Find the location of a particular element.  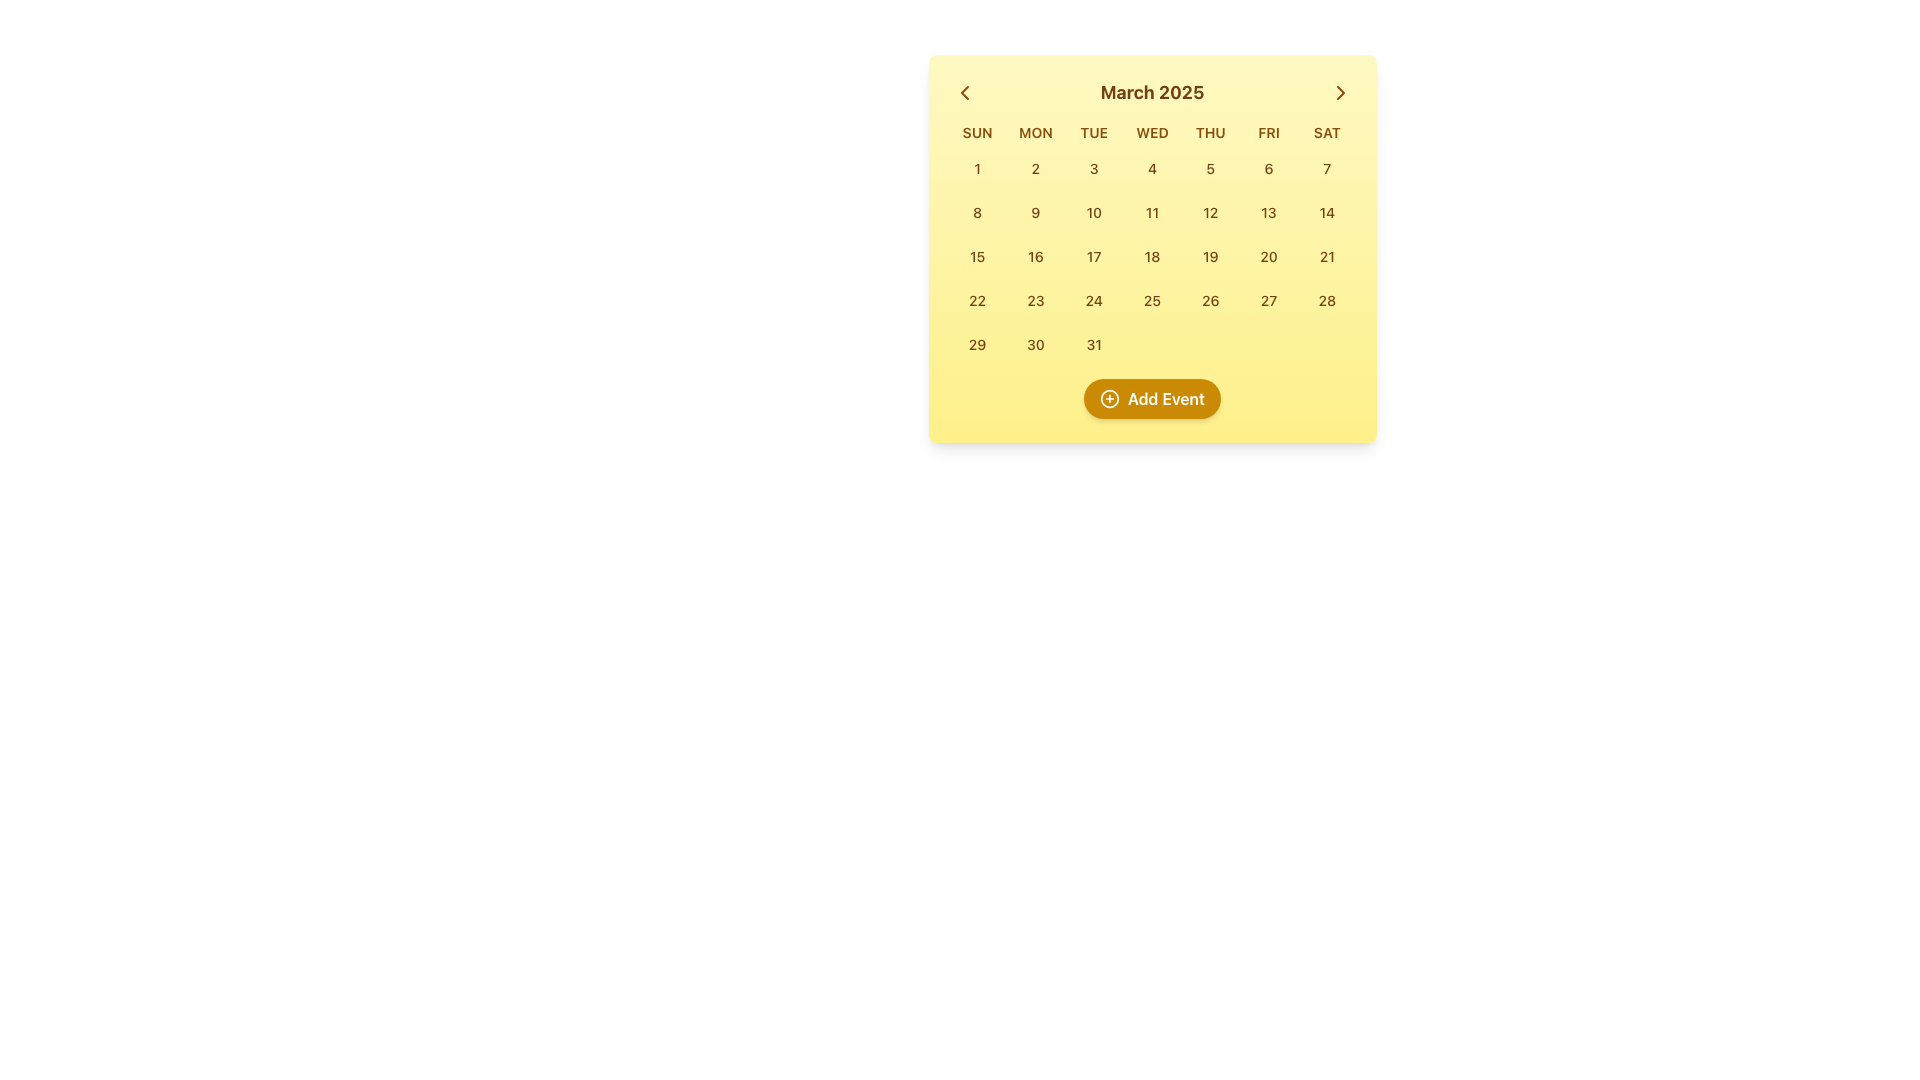

the button-like text element displaying the number '8' in the calendar grid is located at coordinates (977, 212).